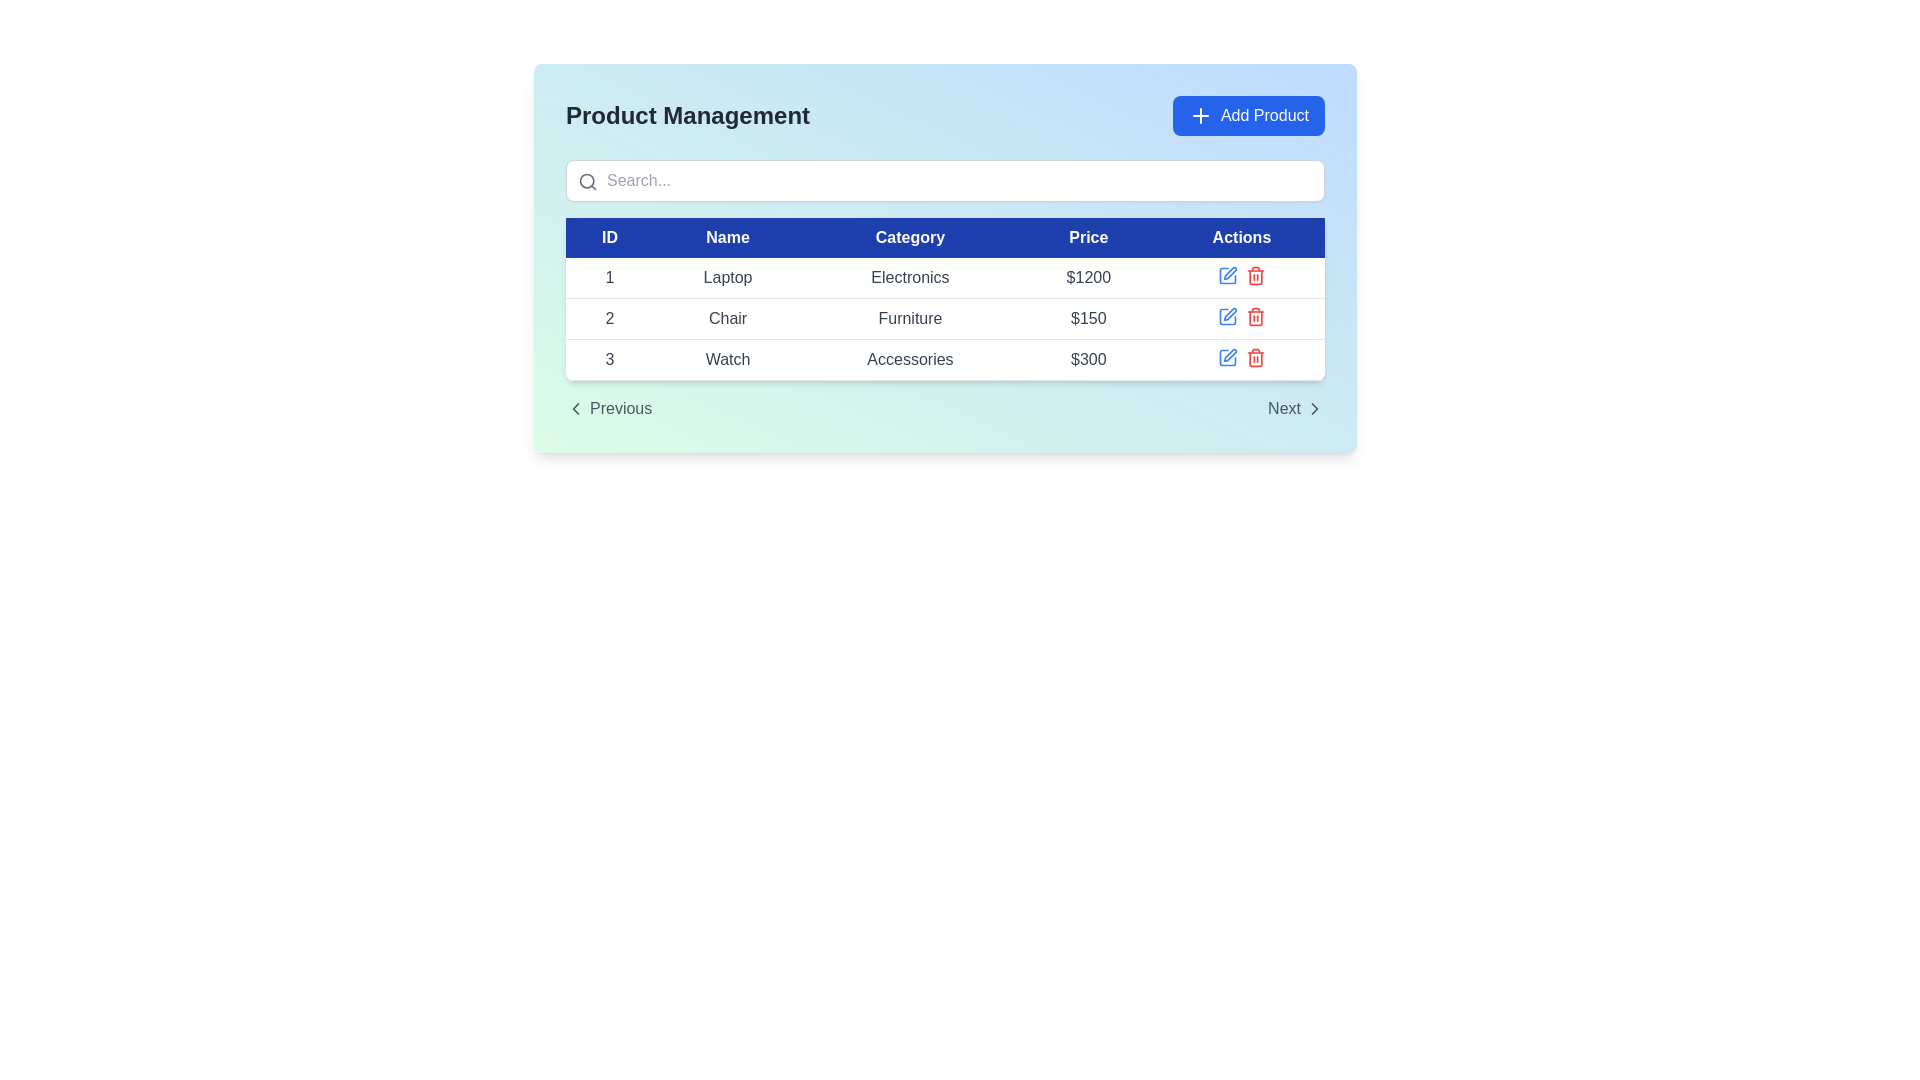 This screenshot has width=1920, height=1080. I want to click on the small blue-bordered plus icon located to the left of the 'Add Product' button in the upper right corner of the interface, so click(1200, 115).